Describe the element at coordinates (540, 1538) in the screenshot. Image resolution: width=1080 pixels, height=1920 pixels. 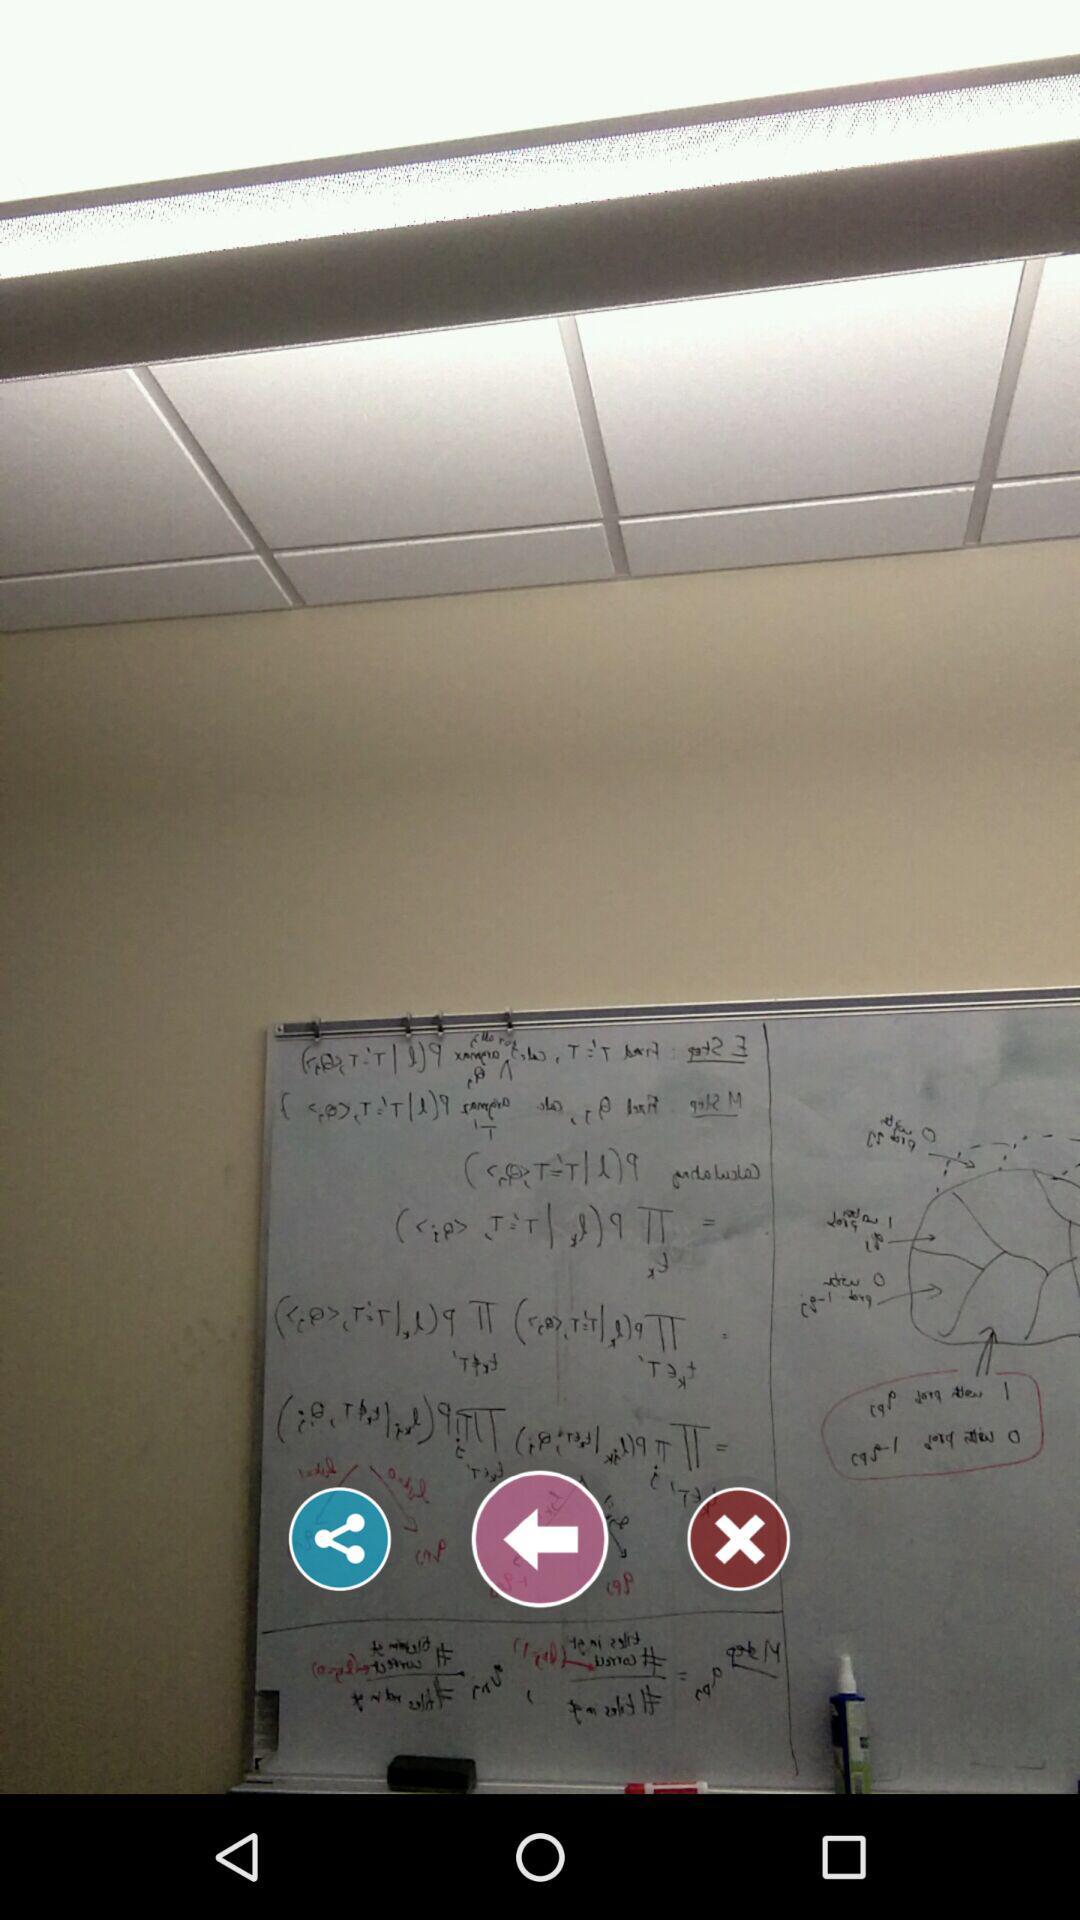
I see `the arrow_backward icon` at that location.